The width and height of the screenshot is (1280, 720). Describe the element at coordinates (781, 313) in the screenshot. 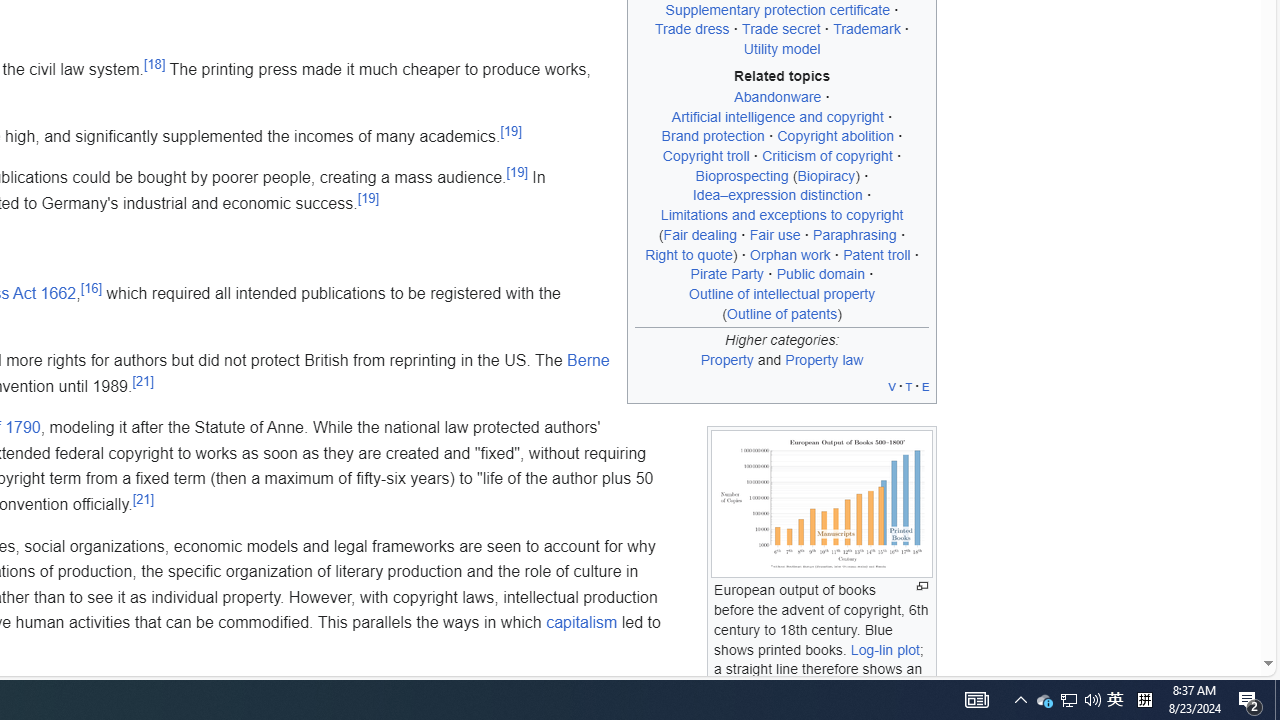

I see `'Outline of patents'` at that location.